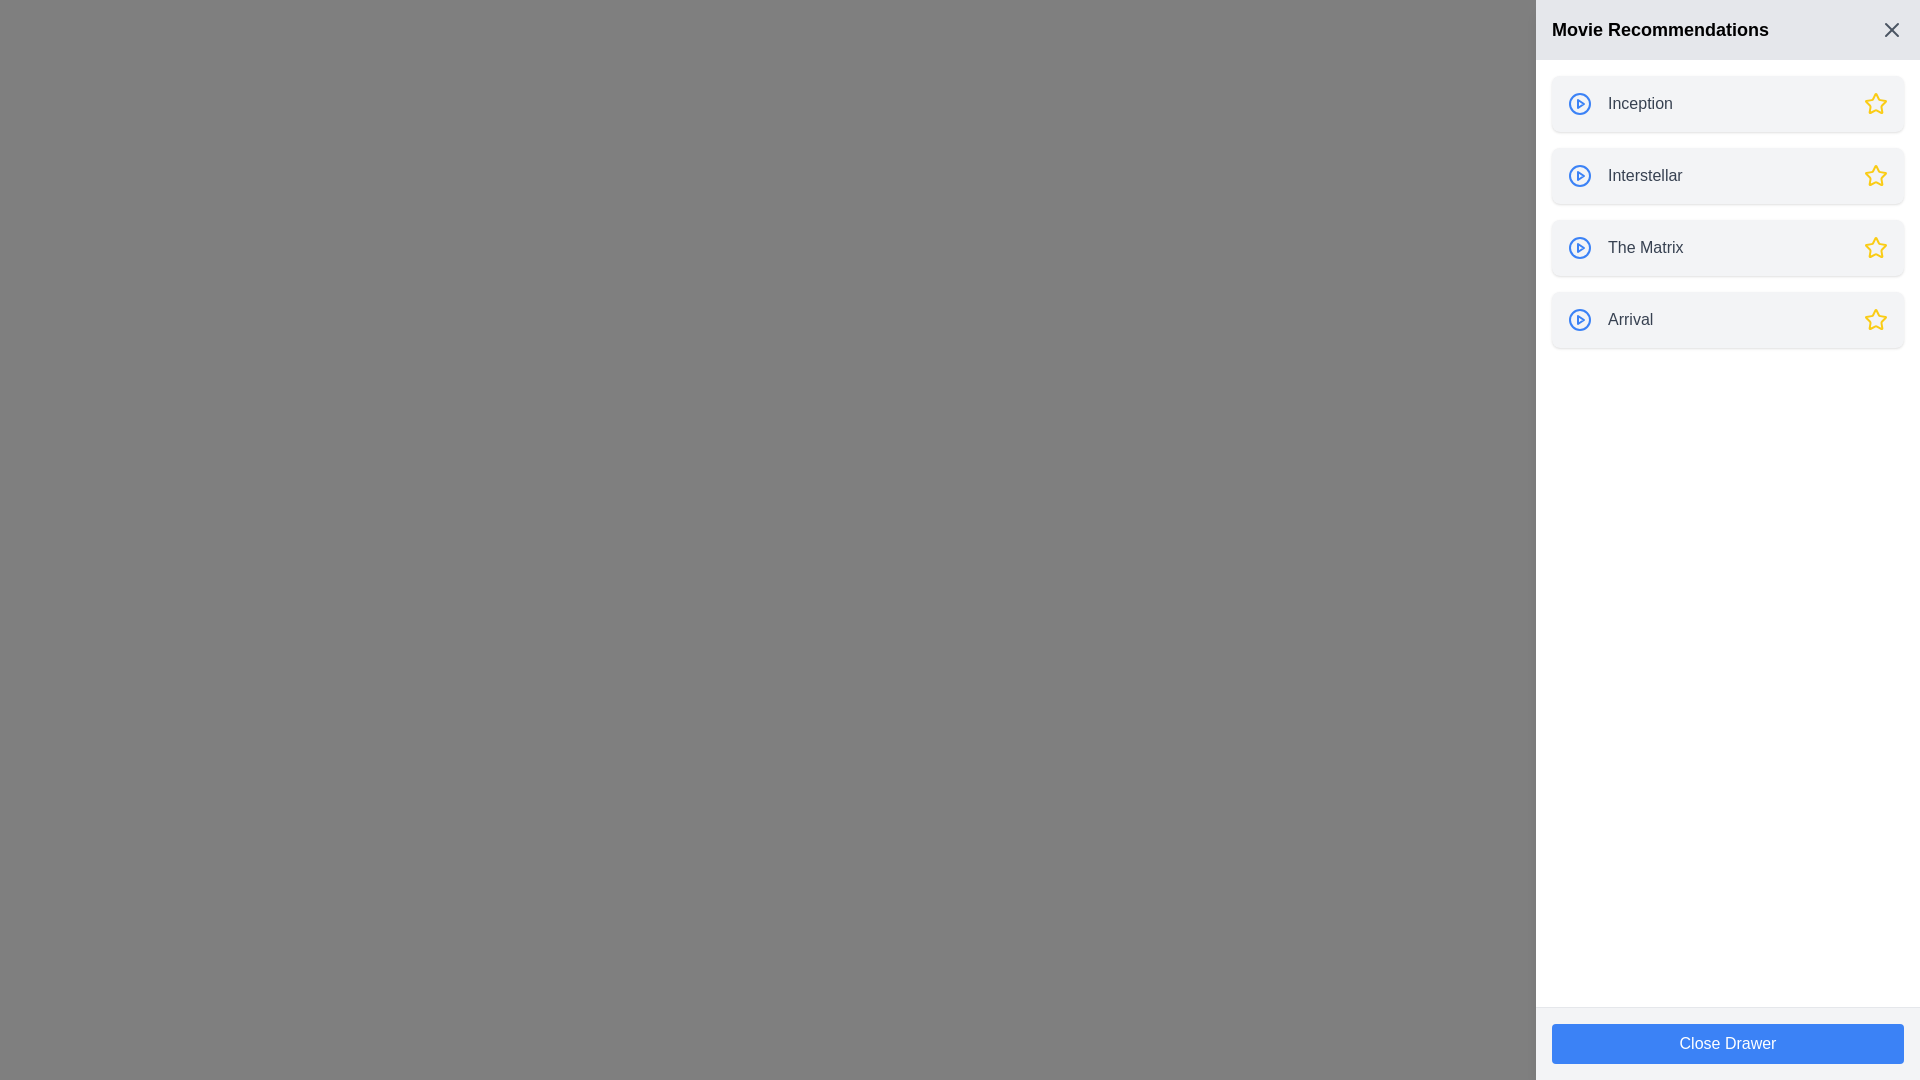 The width and height of the screenshot is (1920, 1080). I want to click on the fourth star icon located to the right of 'The Matrix' in the 'Movie Recommendations' section, so click(1875, 246).